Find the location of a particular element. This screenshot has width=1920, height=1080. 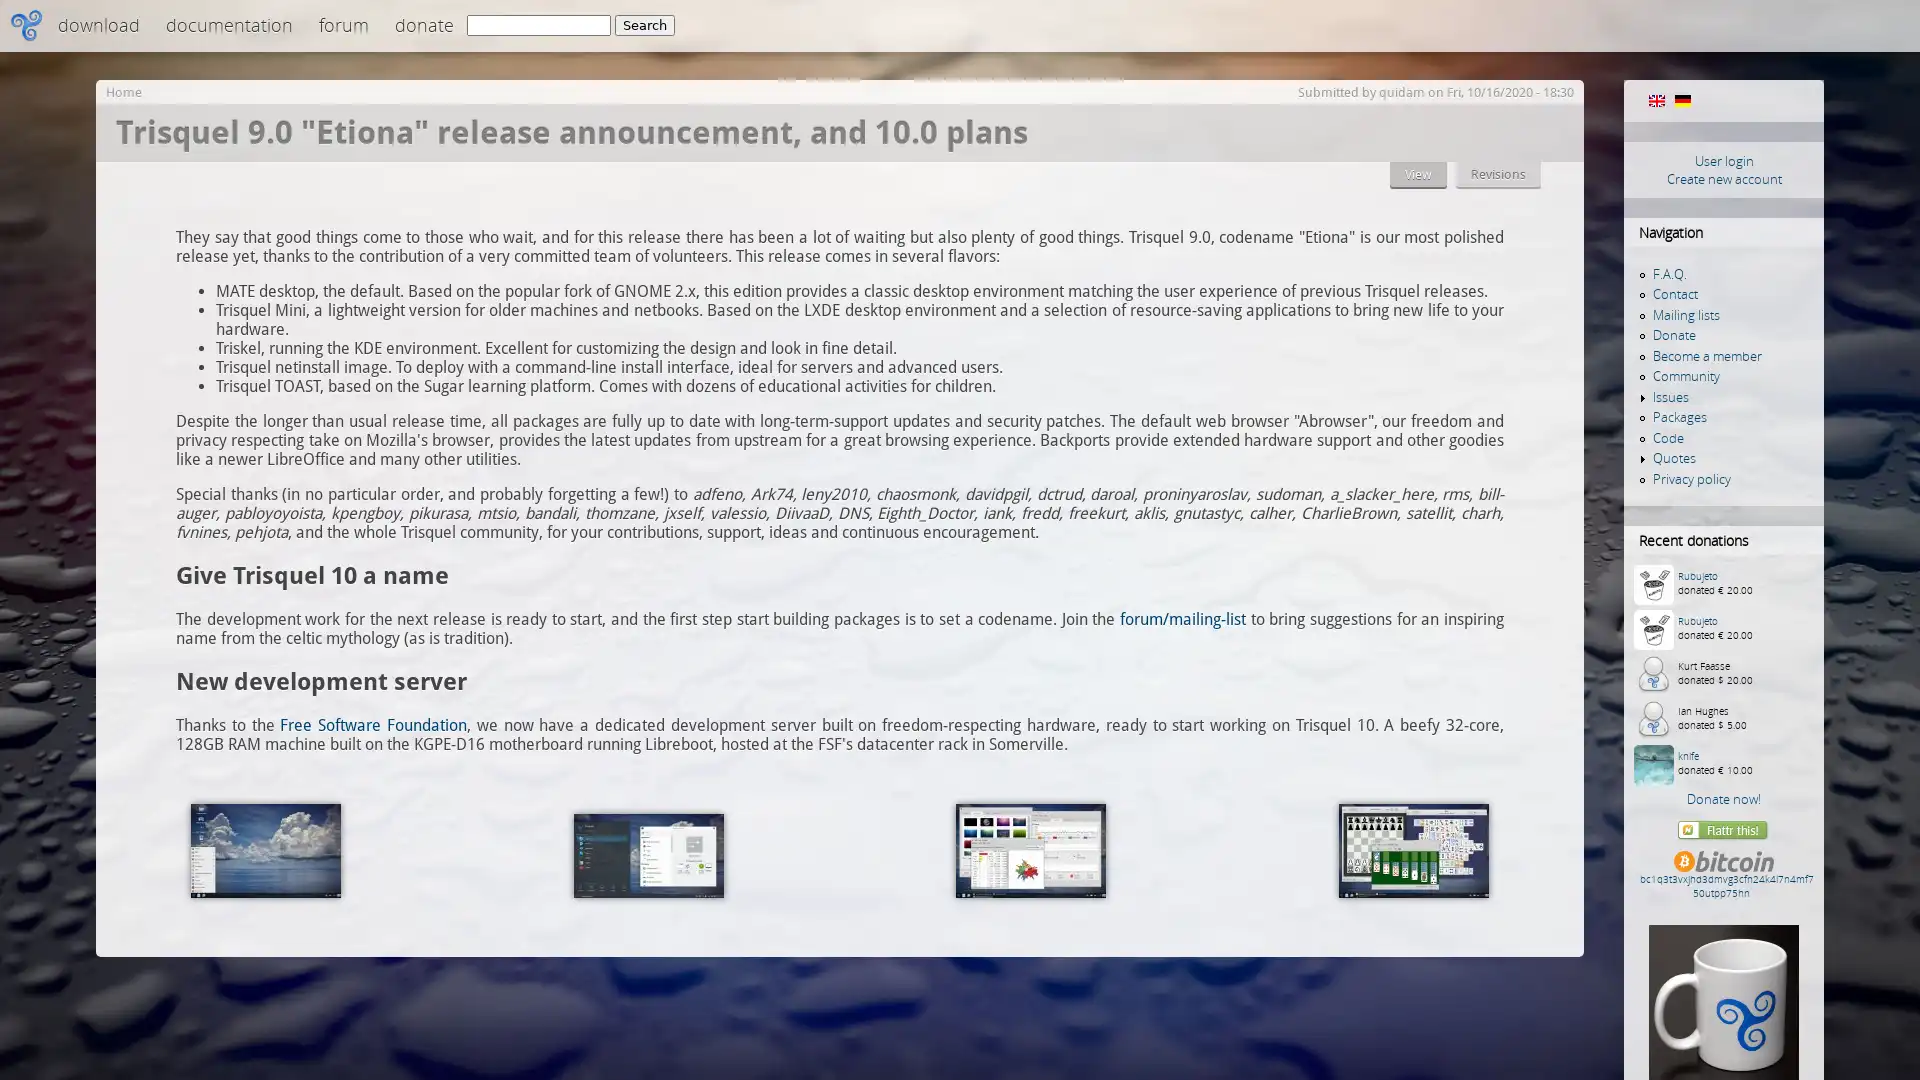

Search is located at coordinates (644, 25).